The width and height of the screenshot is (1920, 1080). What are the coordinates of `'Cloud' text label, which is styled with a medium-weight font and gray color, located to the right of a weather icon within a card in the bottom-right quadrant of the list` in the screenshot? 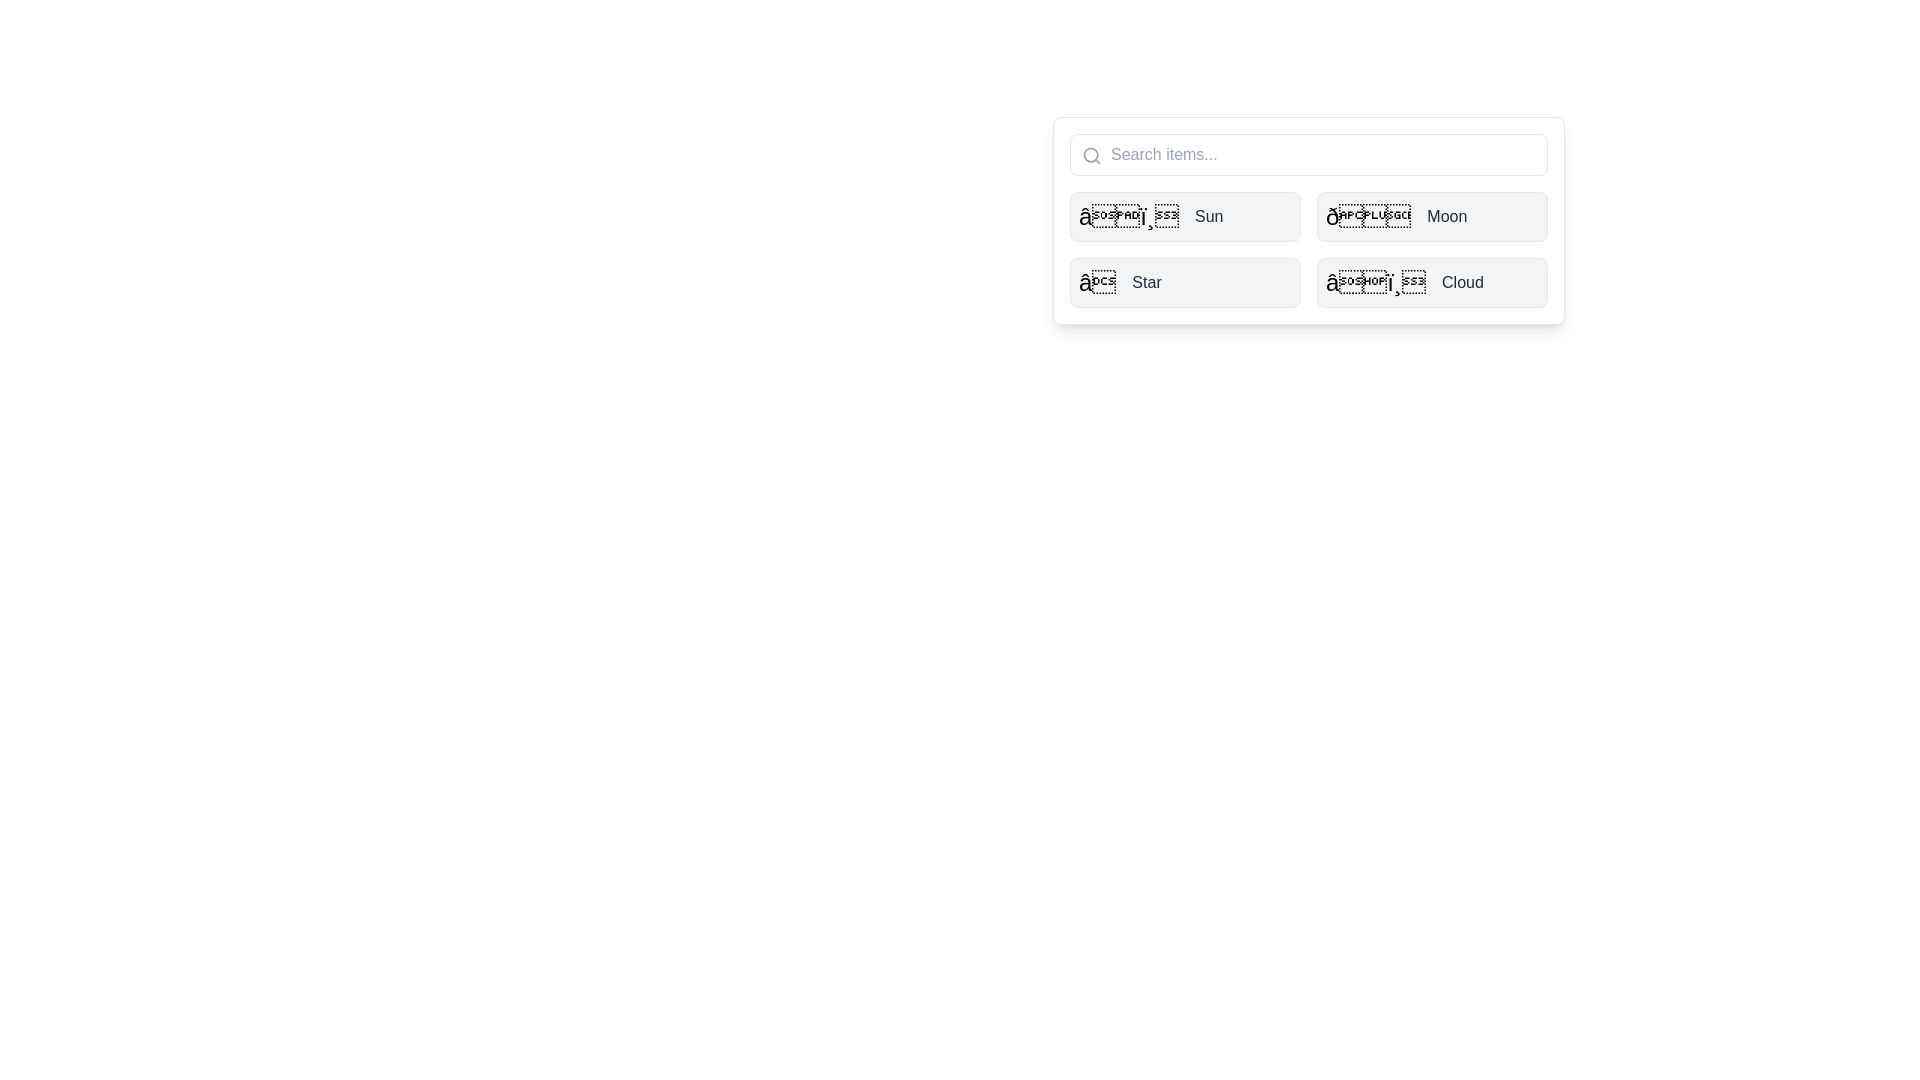 It's located at (1462, 282).